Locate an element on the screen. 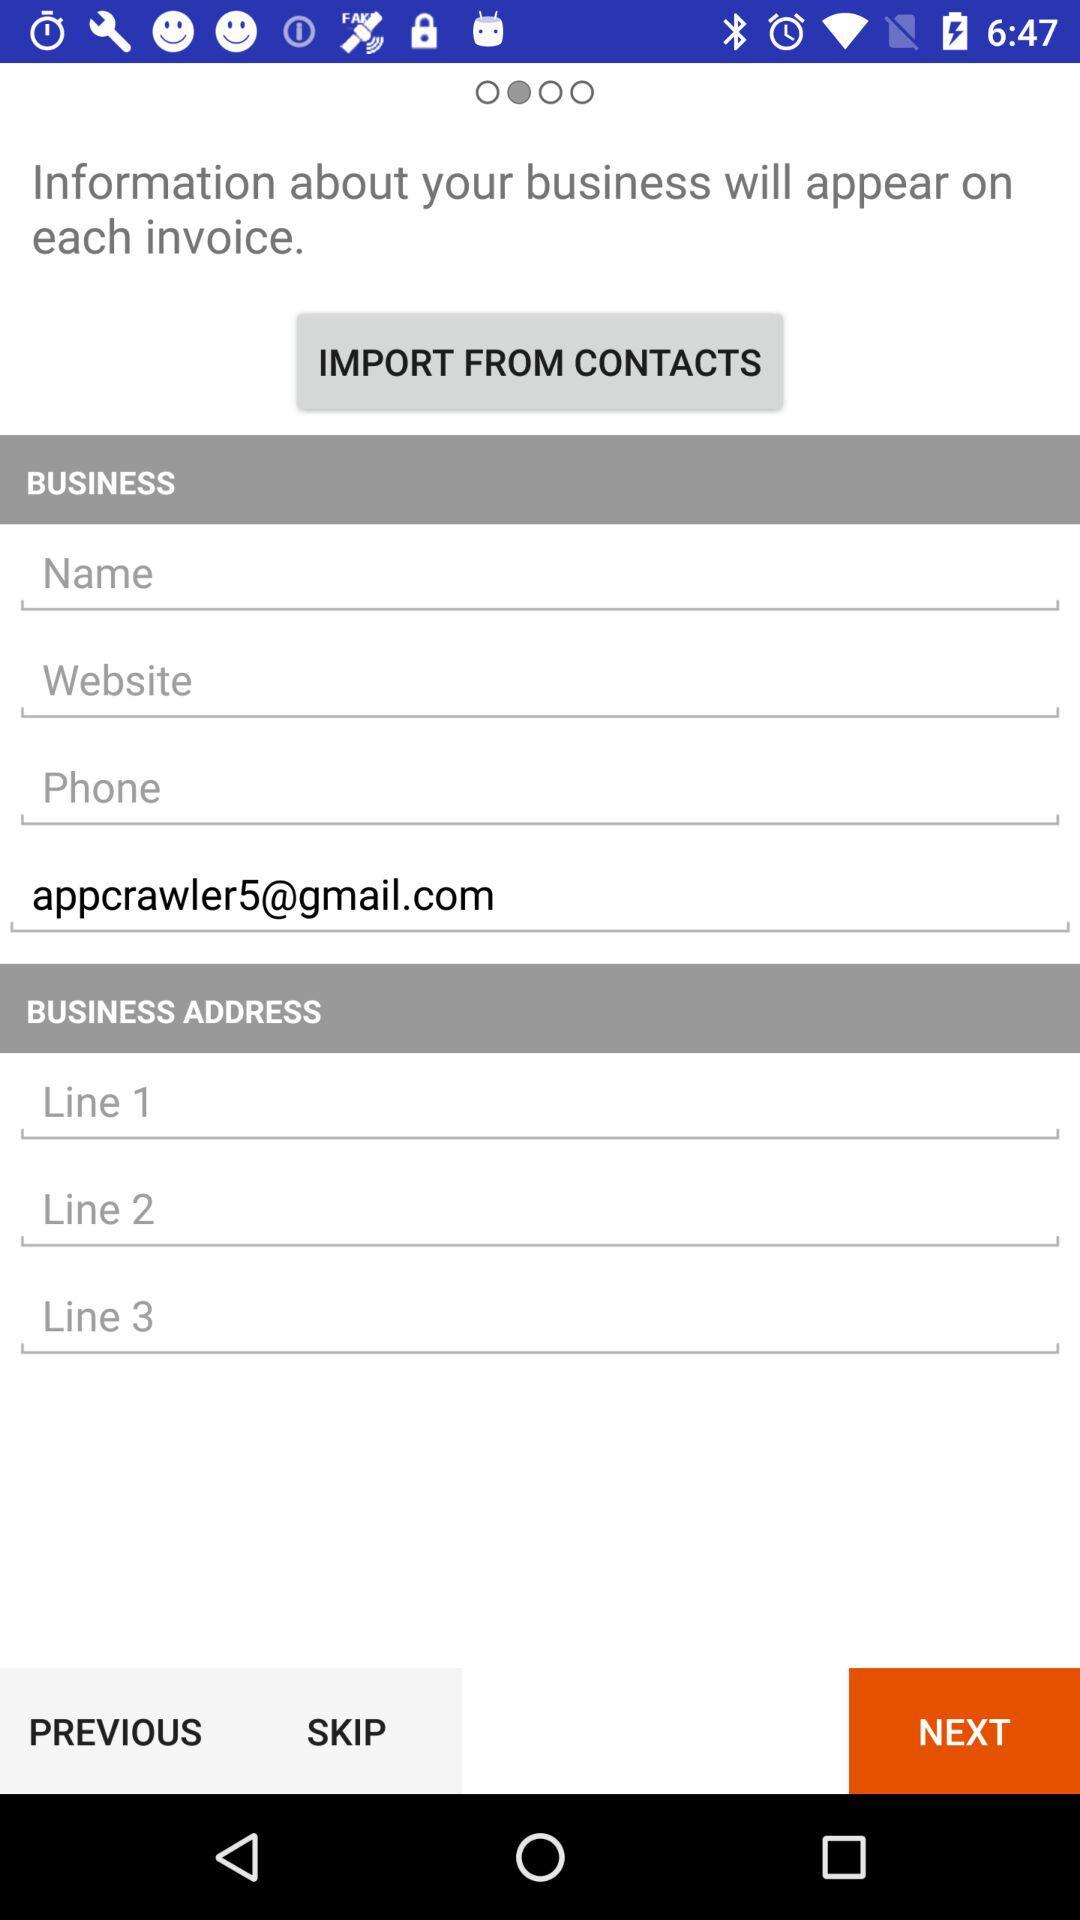  the icon to the left of the next is located at coordinates (345, 1730).